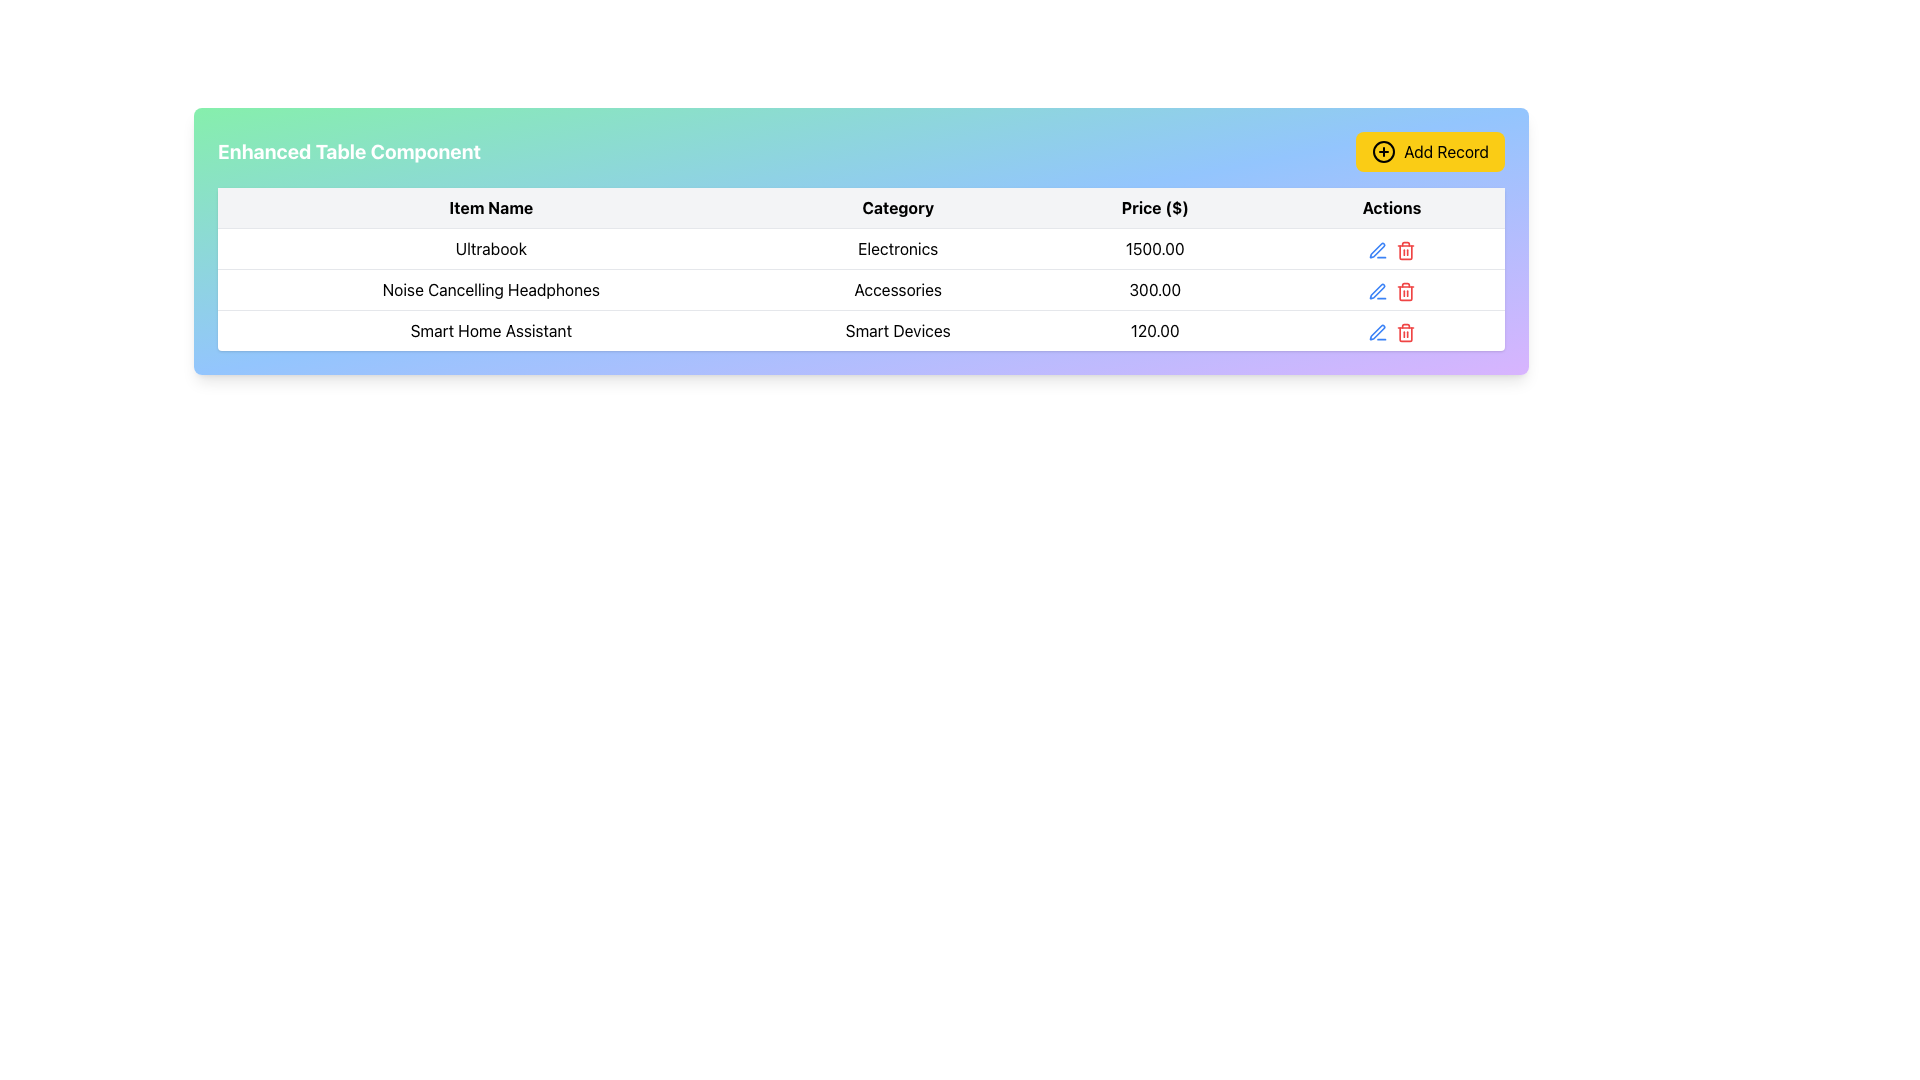 The height and width of the screenshot is (1080, 1920). Describe the element at coordinates (1155, 289) in the screenshot. I see `the price display element for the product 'Noise Cancelling Headphones' located in the 'Price ($)' column of the table` at that location.